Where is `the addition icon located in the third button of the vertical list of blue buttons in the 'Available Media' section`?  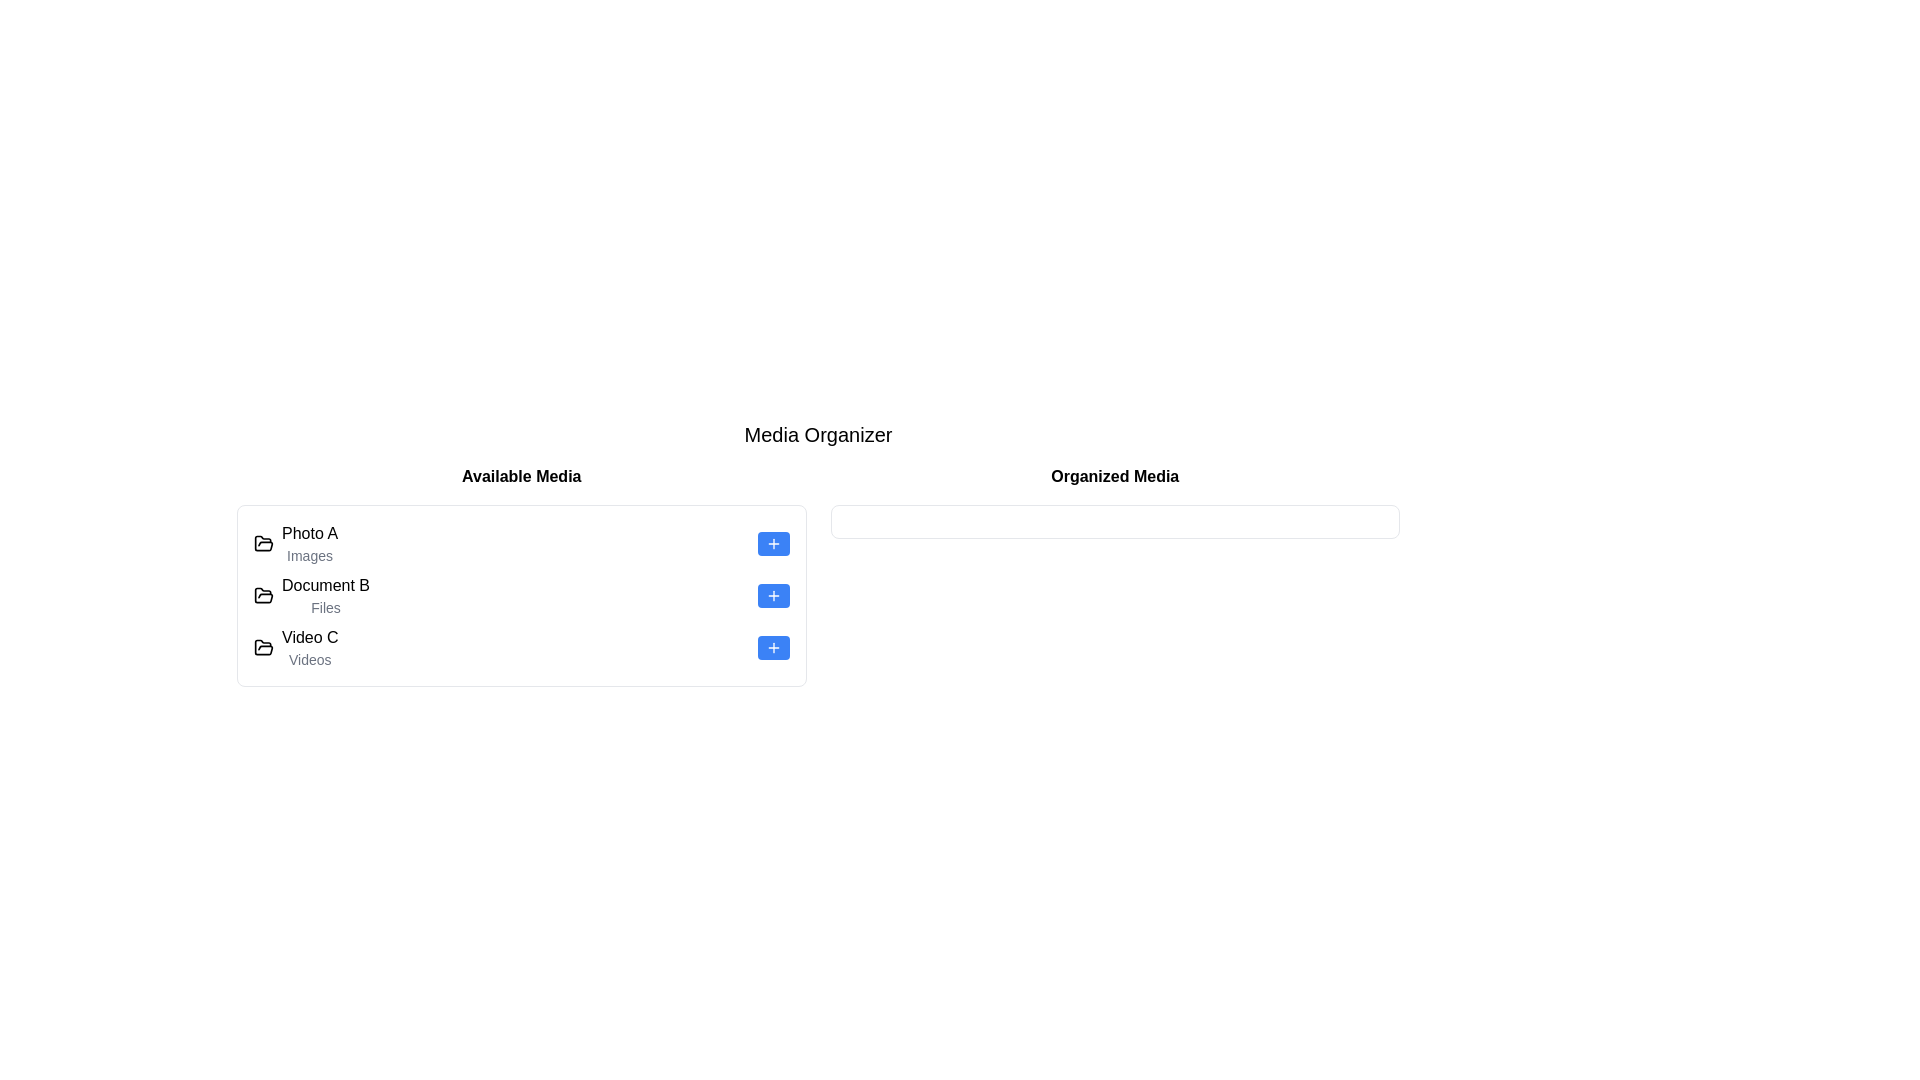
the addition icon located in the third button of the vertical list of blue buttons in the 'Available Media' section is located at coordinates (772, 648).